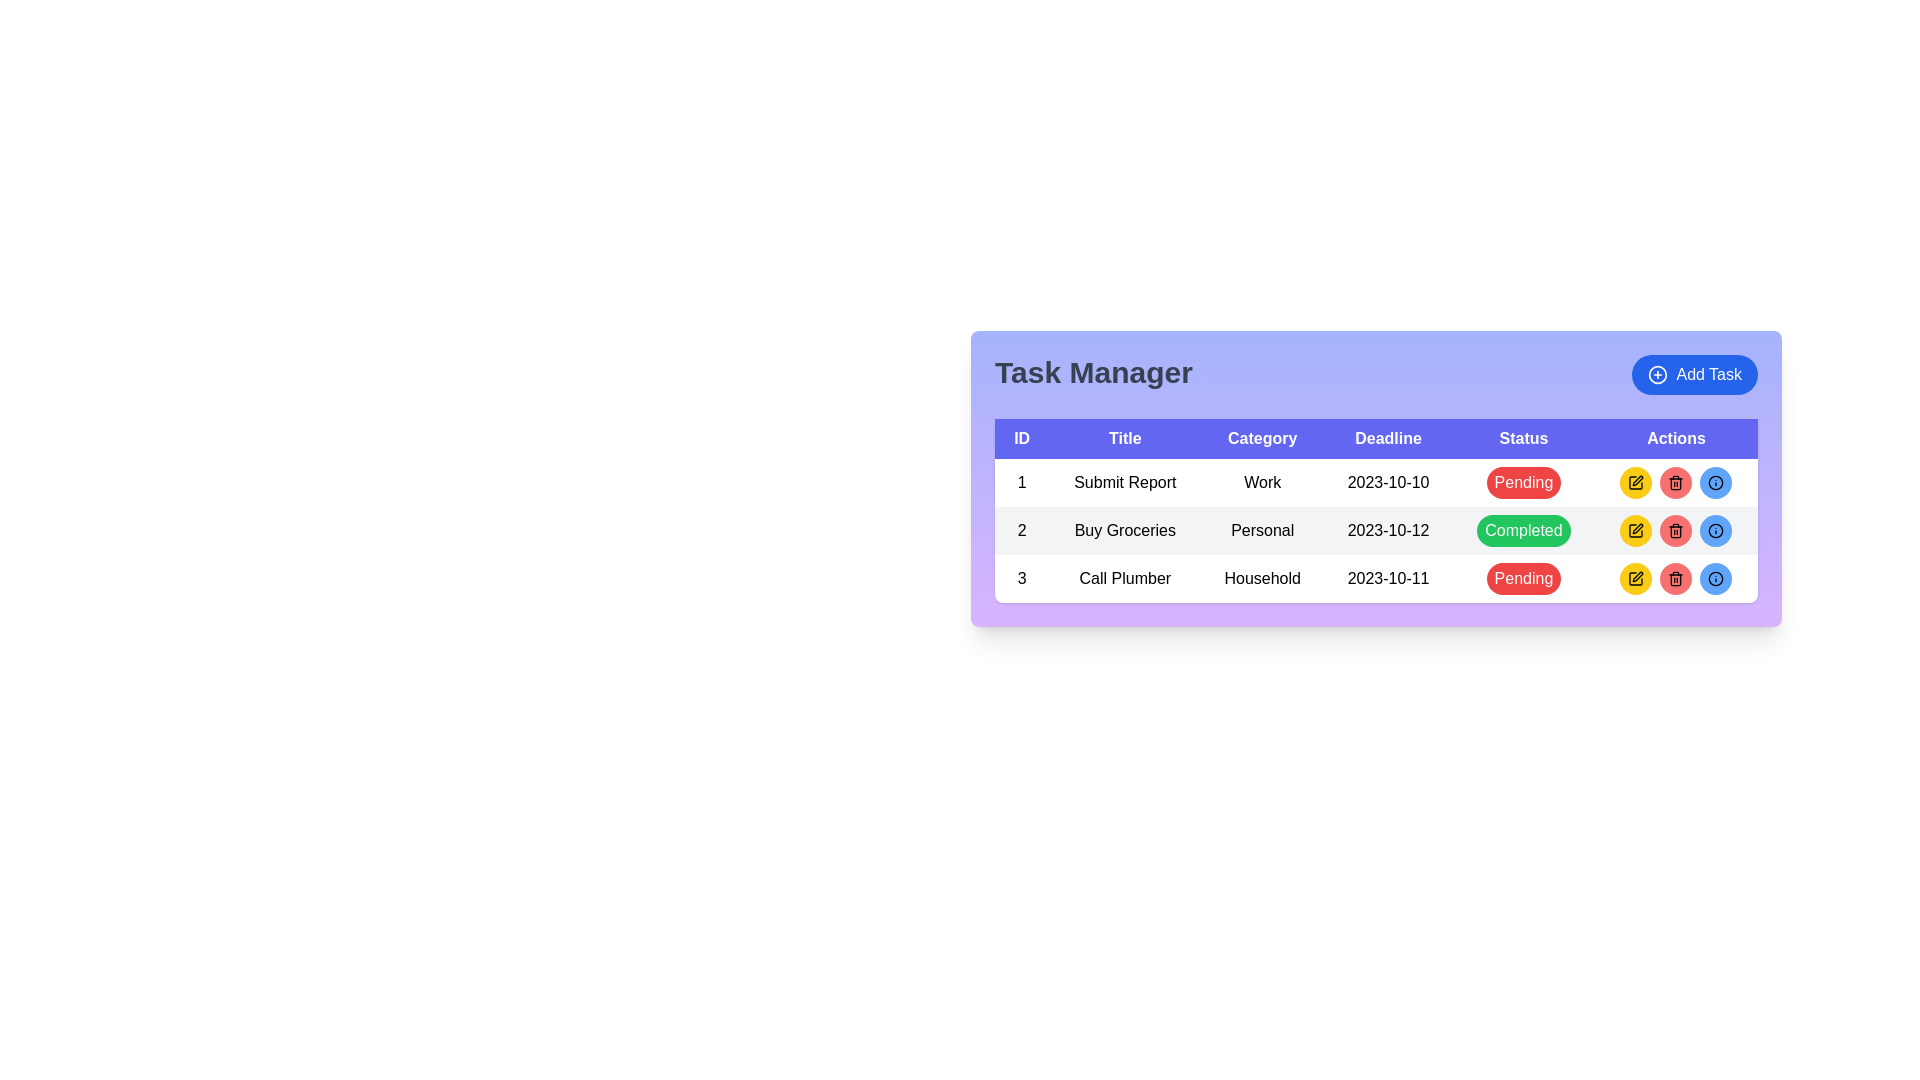 The height and width of the screenshot is (1080, 1920). I want to click on the 'Personal' text label in the 'Category' column of the second row in the 'Task Manager' table, so click(1261, 530).